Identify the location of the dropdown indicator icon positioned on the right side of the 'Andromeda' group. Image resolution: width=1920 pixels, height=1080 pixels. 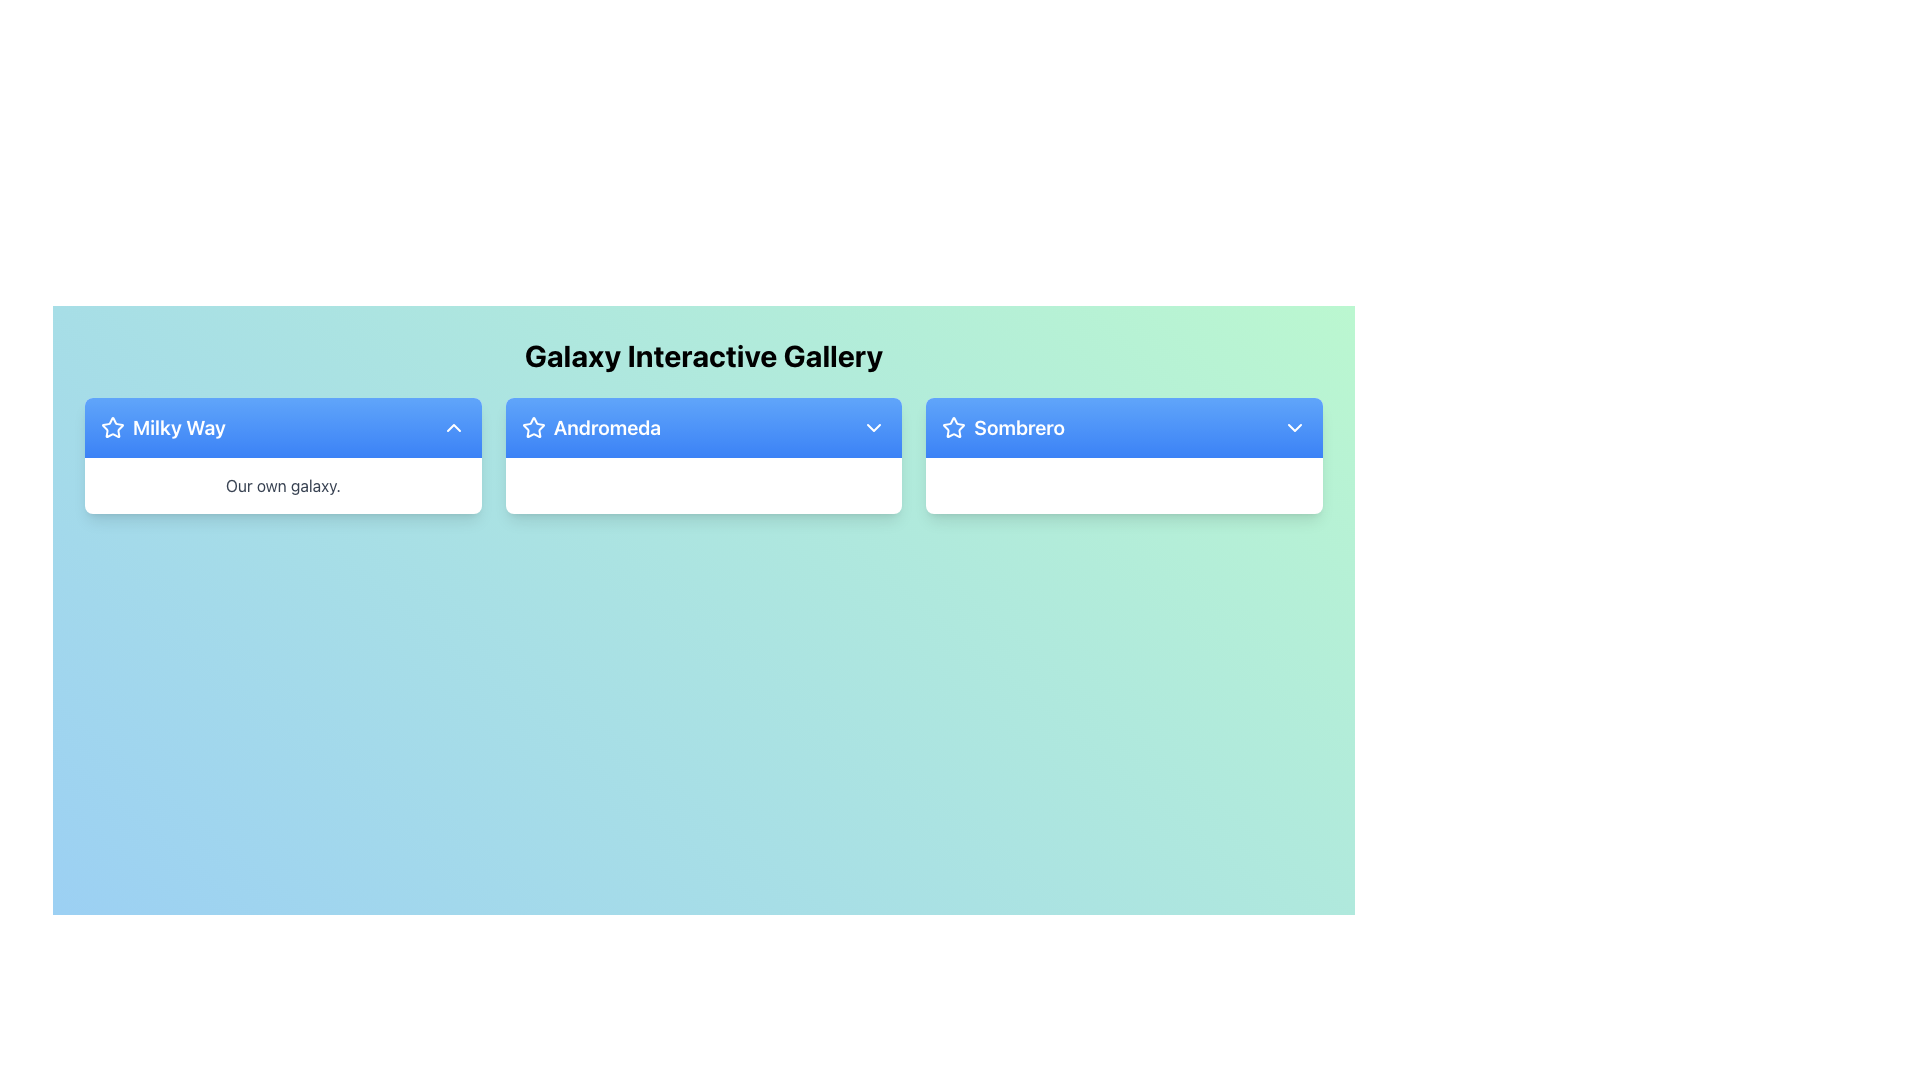
(874, 427).